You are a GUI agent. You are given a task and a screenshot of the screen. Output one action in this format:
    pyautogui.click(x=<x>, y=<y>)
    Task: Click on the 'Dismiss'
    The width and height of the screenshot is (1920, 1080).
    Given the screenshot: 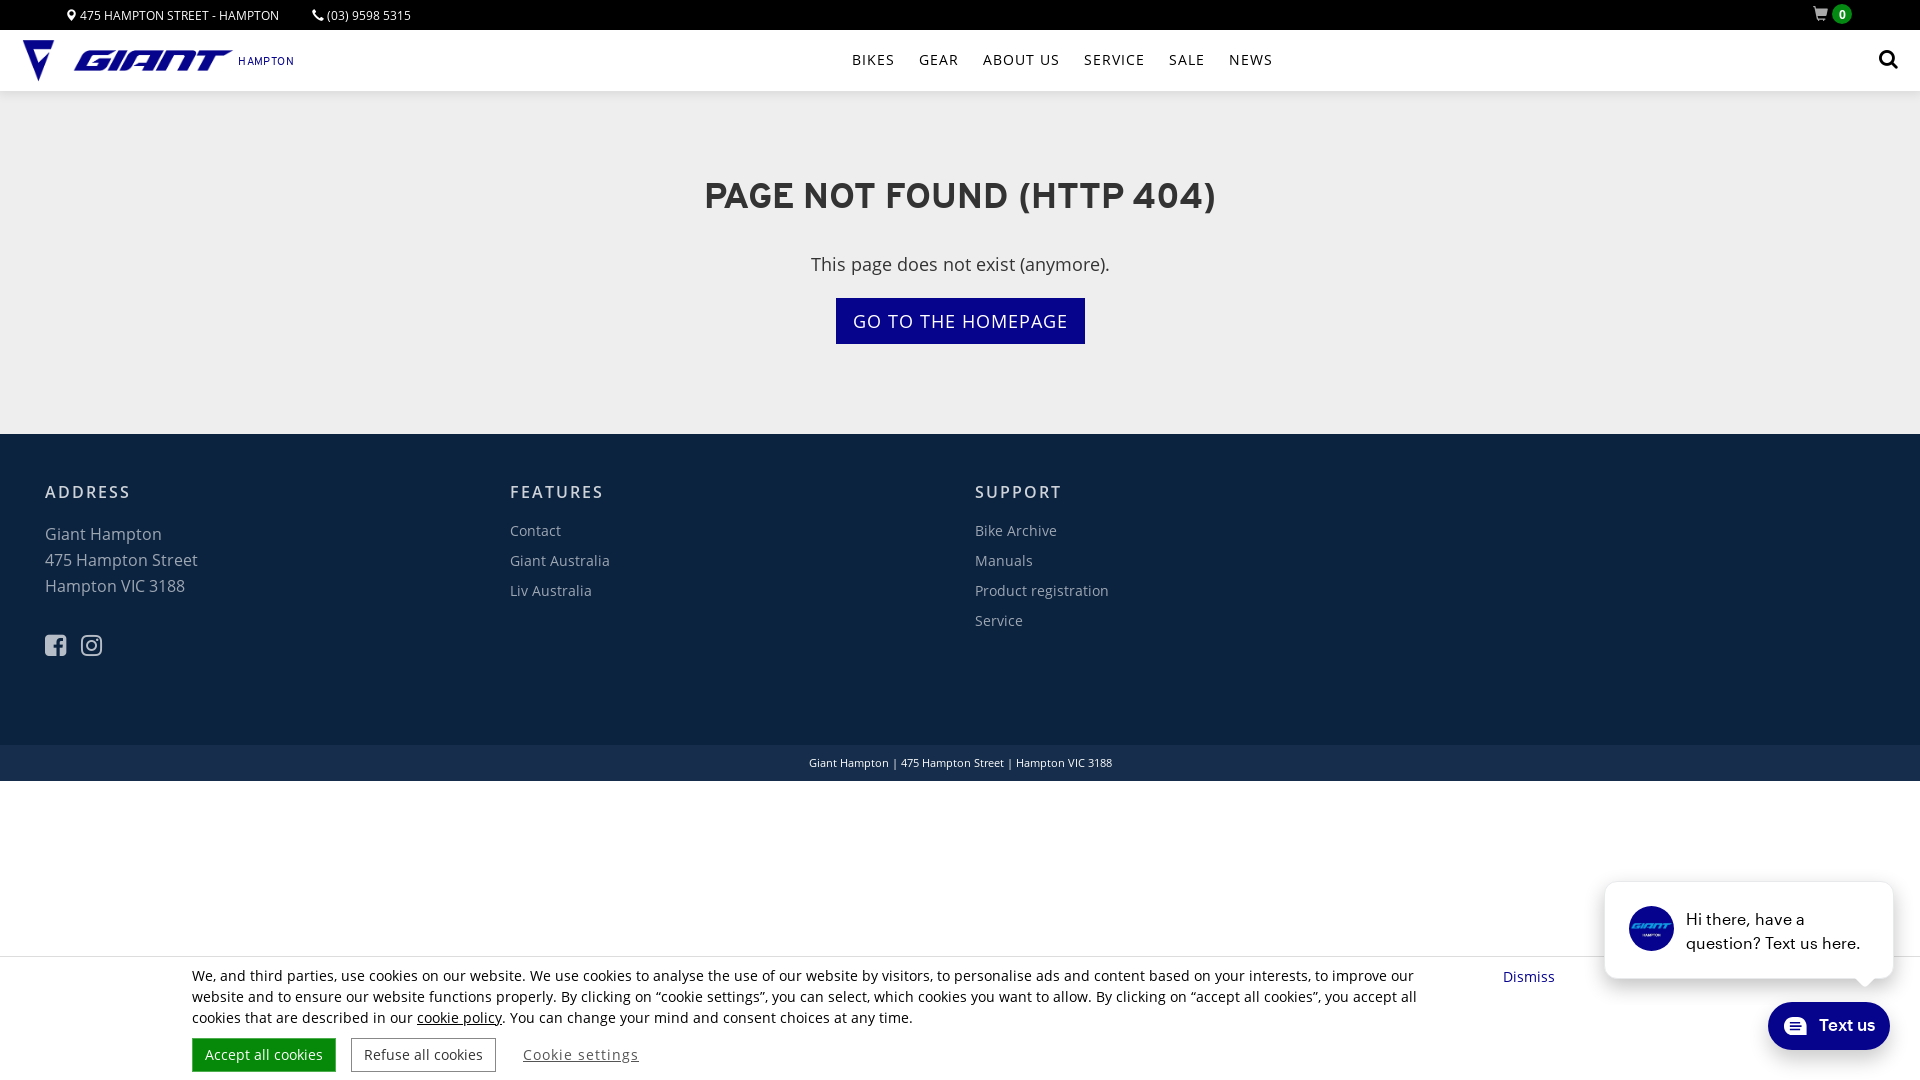 What is the action you would take?
    pyautogui.click(x=1530, y=975)
    